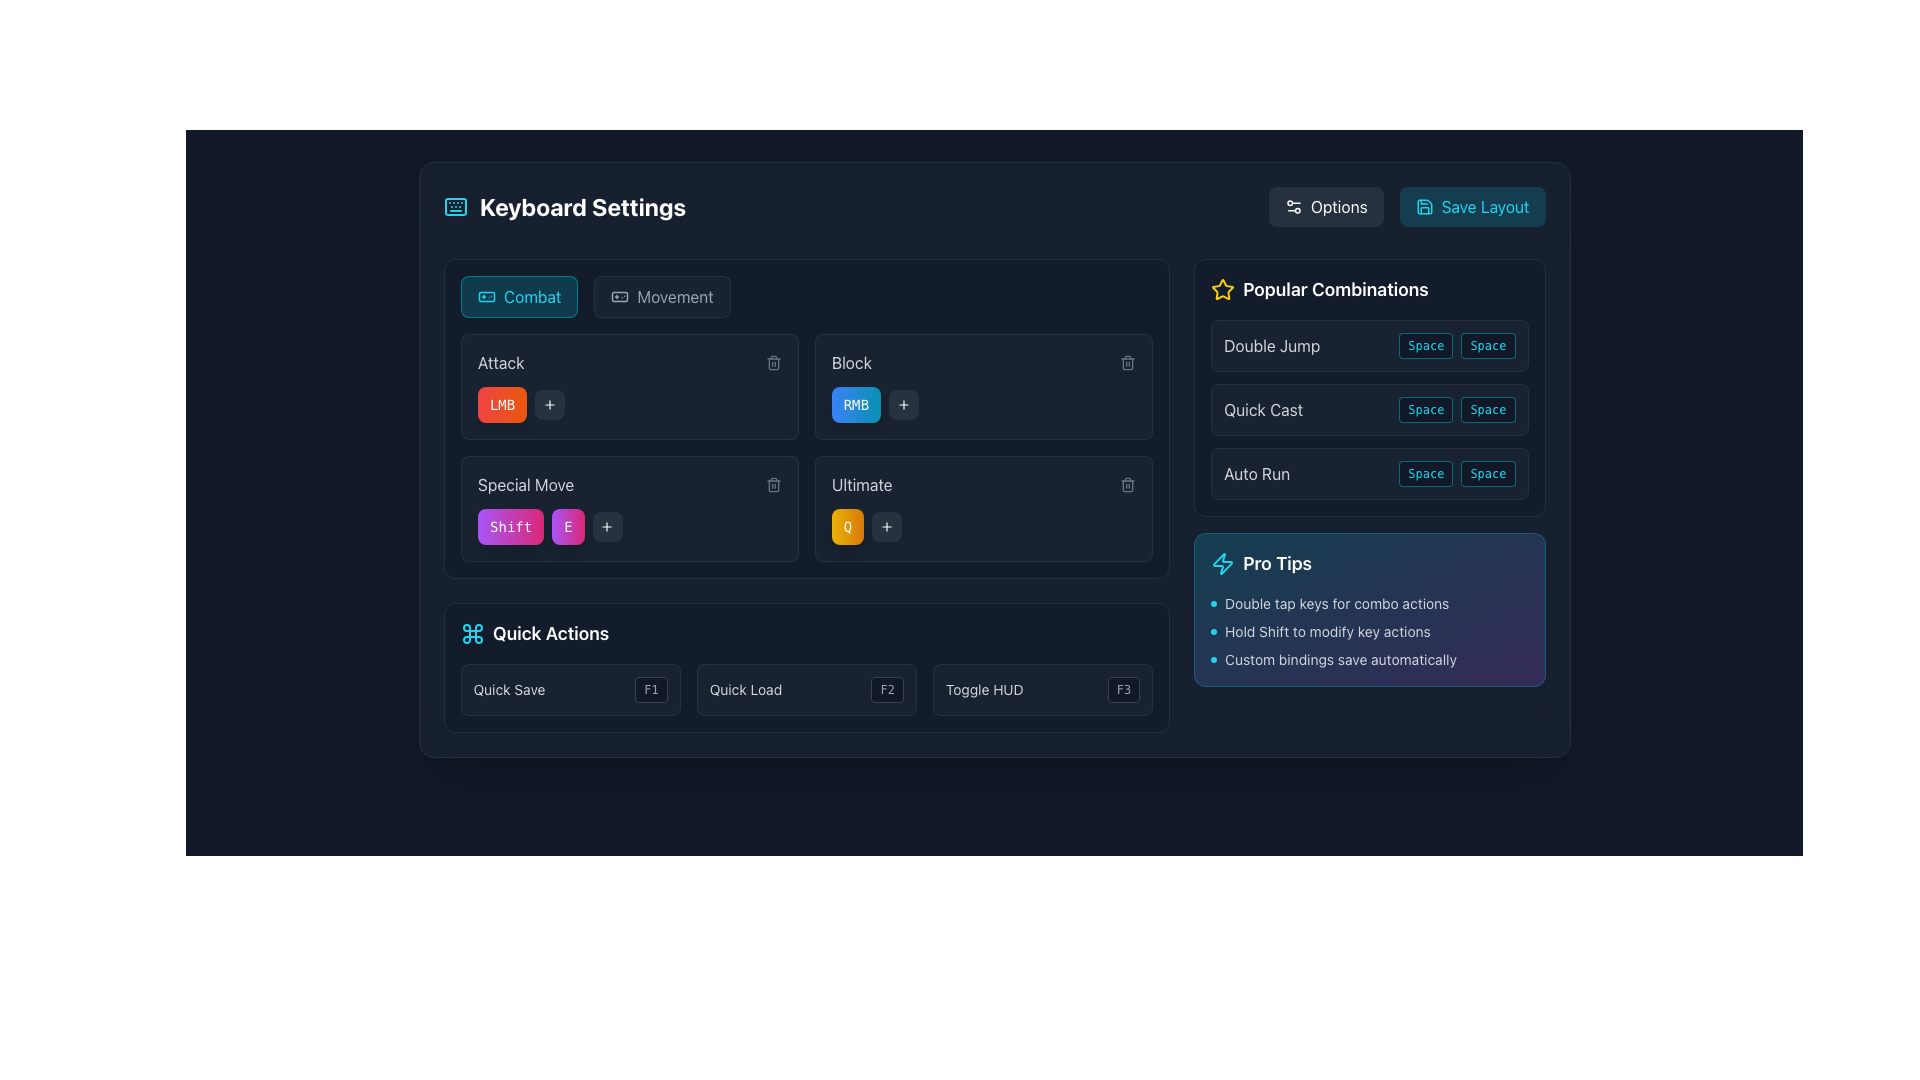  I want to click on the button for adding or editing a setting related to the 'Attack' action in the 'Keyboard Settings' panel, so click(549, 405).